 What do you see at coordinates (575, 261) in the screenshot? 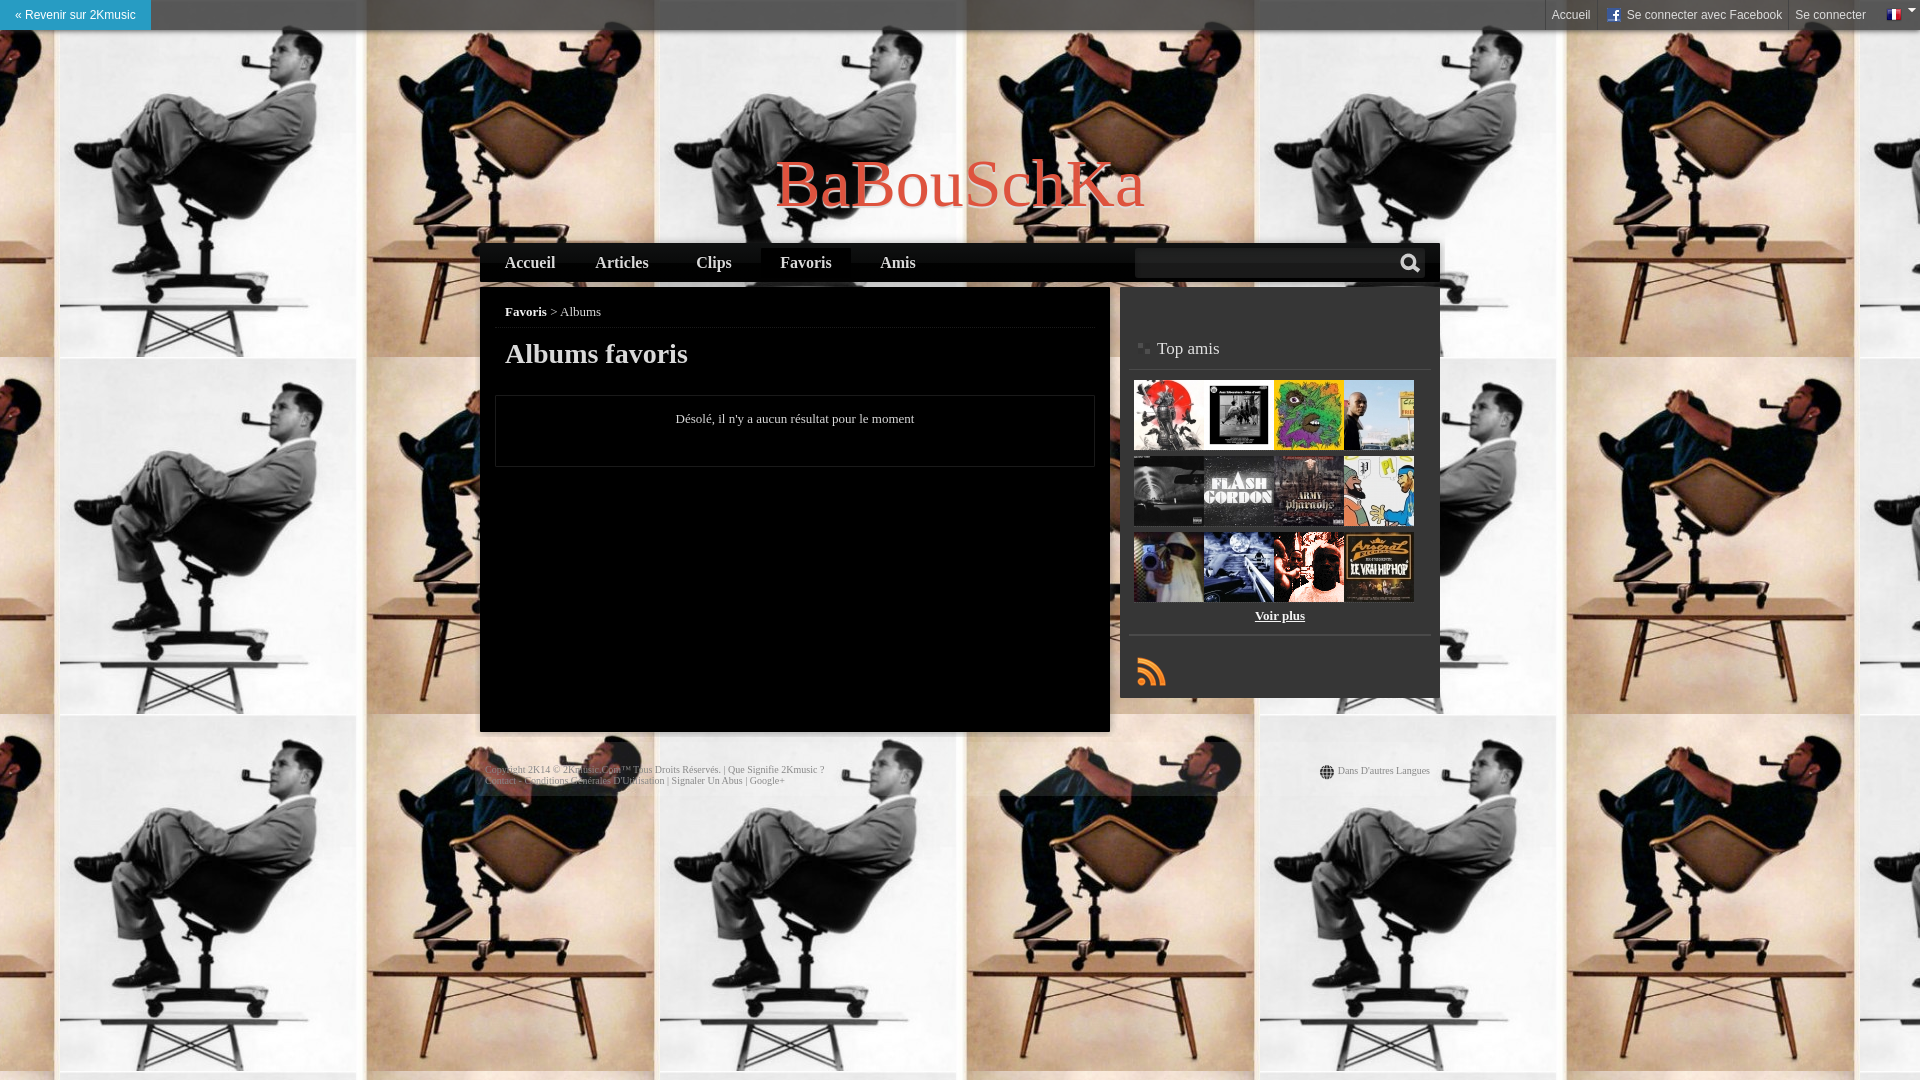
I see `'Articles'` at bounding box center [575, 261].